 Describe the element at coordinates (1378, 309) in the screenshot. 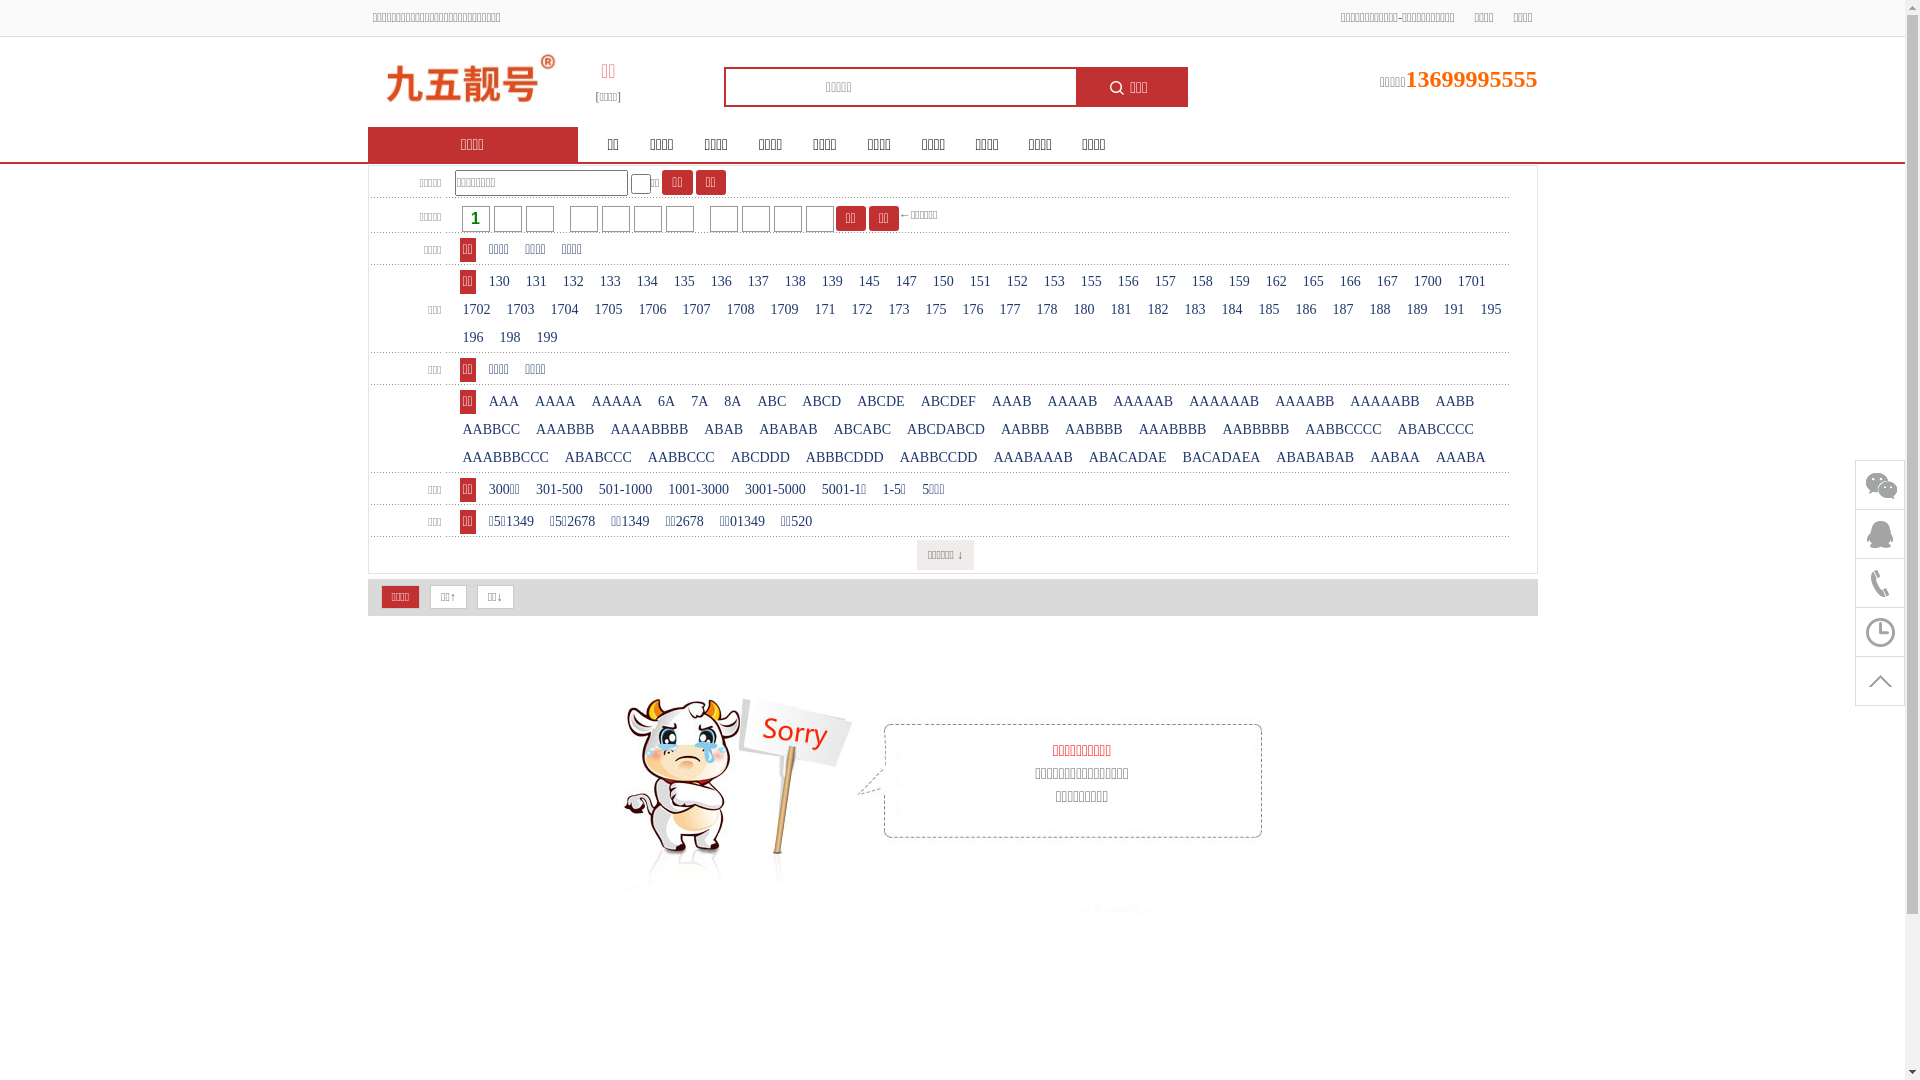

I see `'188'` at that location.